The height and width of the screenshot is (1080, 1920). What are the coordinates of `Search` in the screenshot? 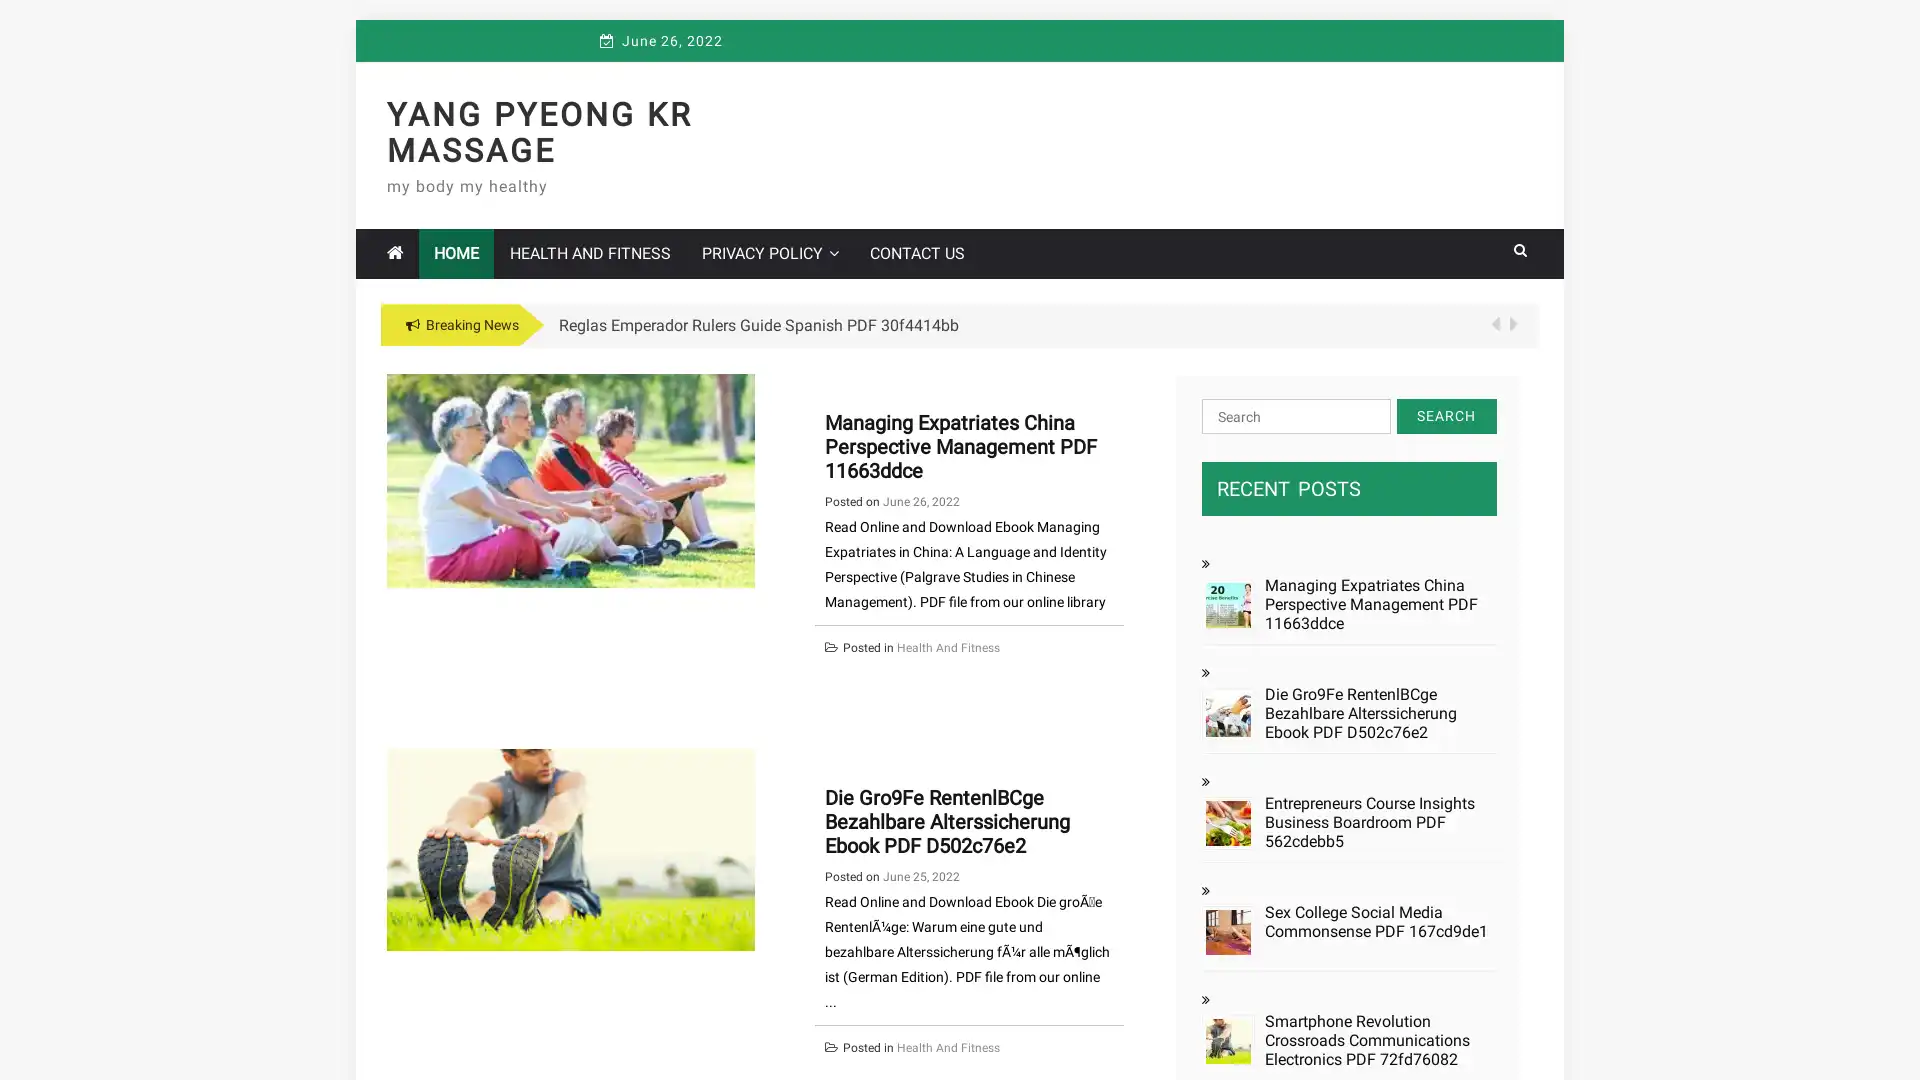 It's located at (1445, 415).